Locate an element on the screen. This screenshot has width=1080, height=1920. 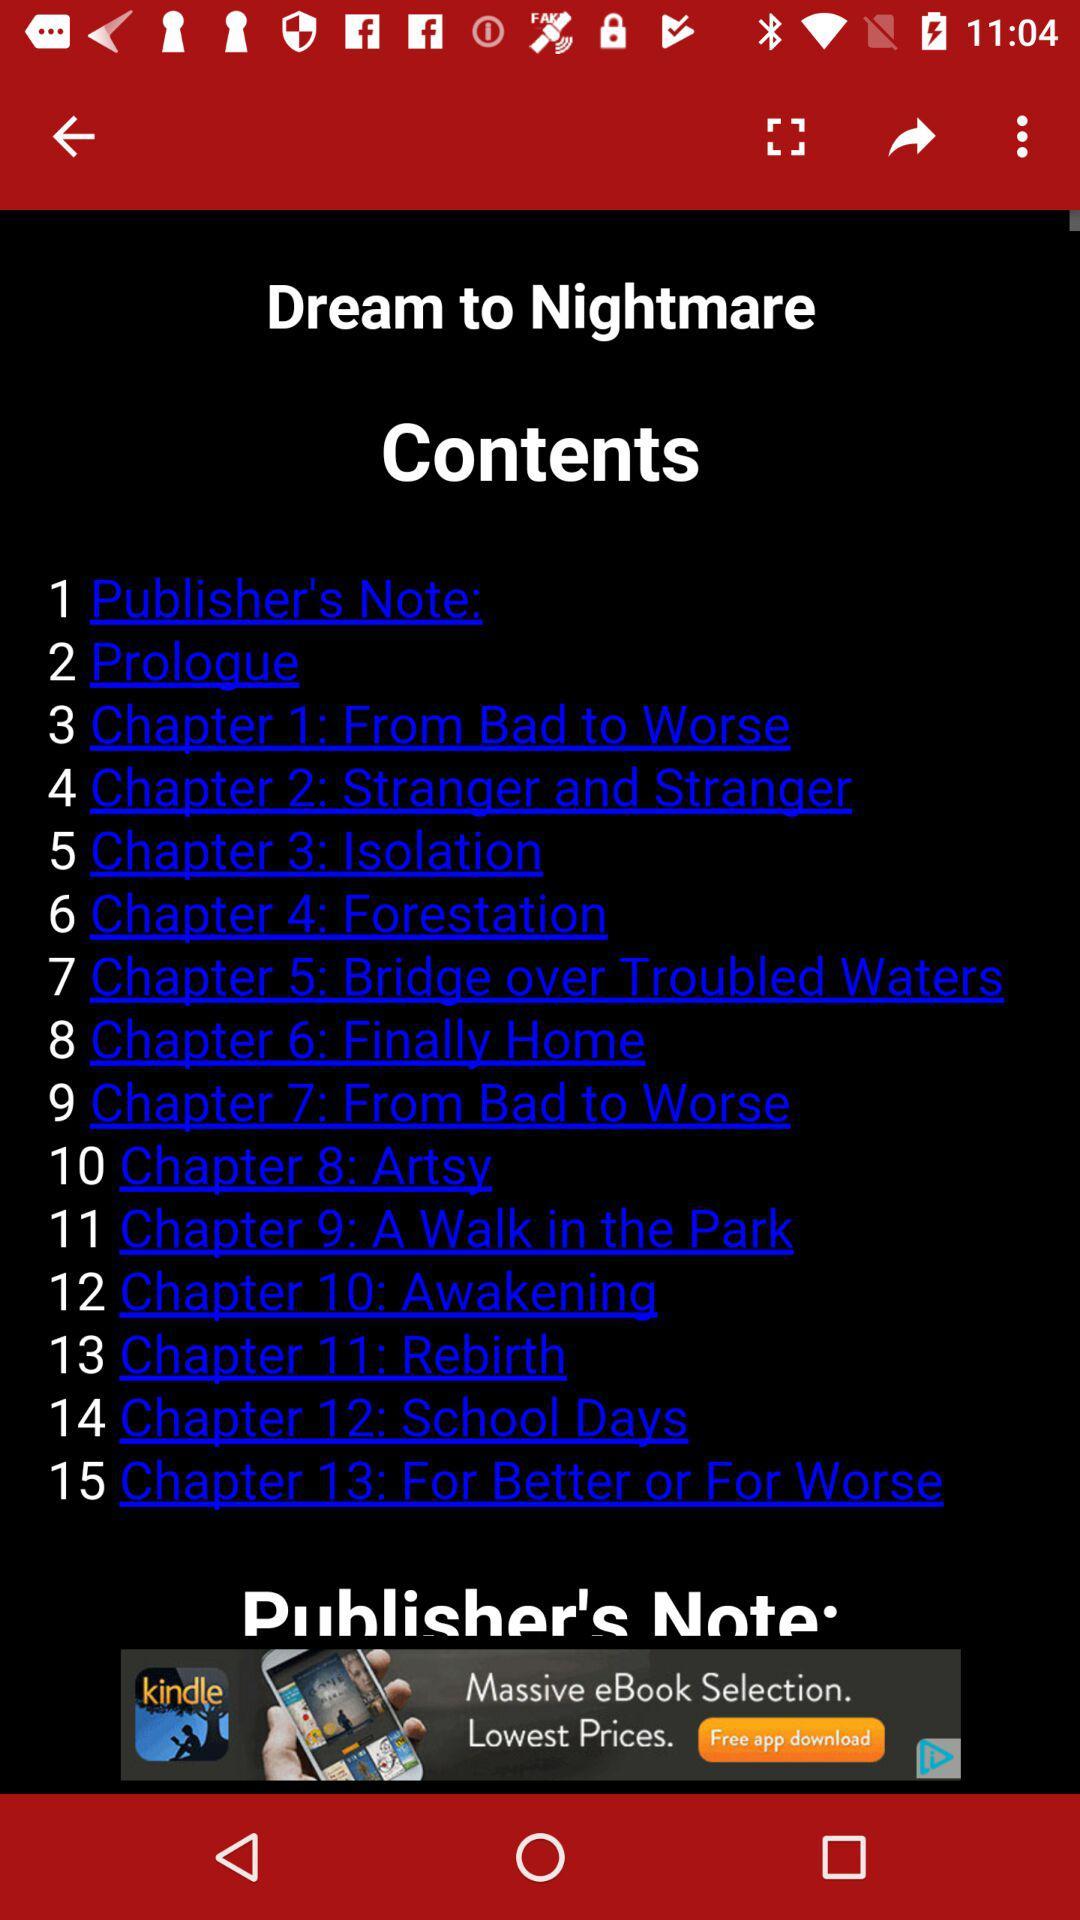
advertisement is located at coordinates (540, 1713).